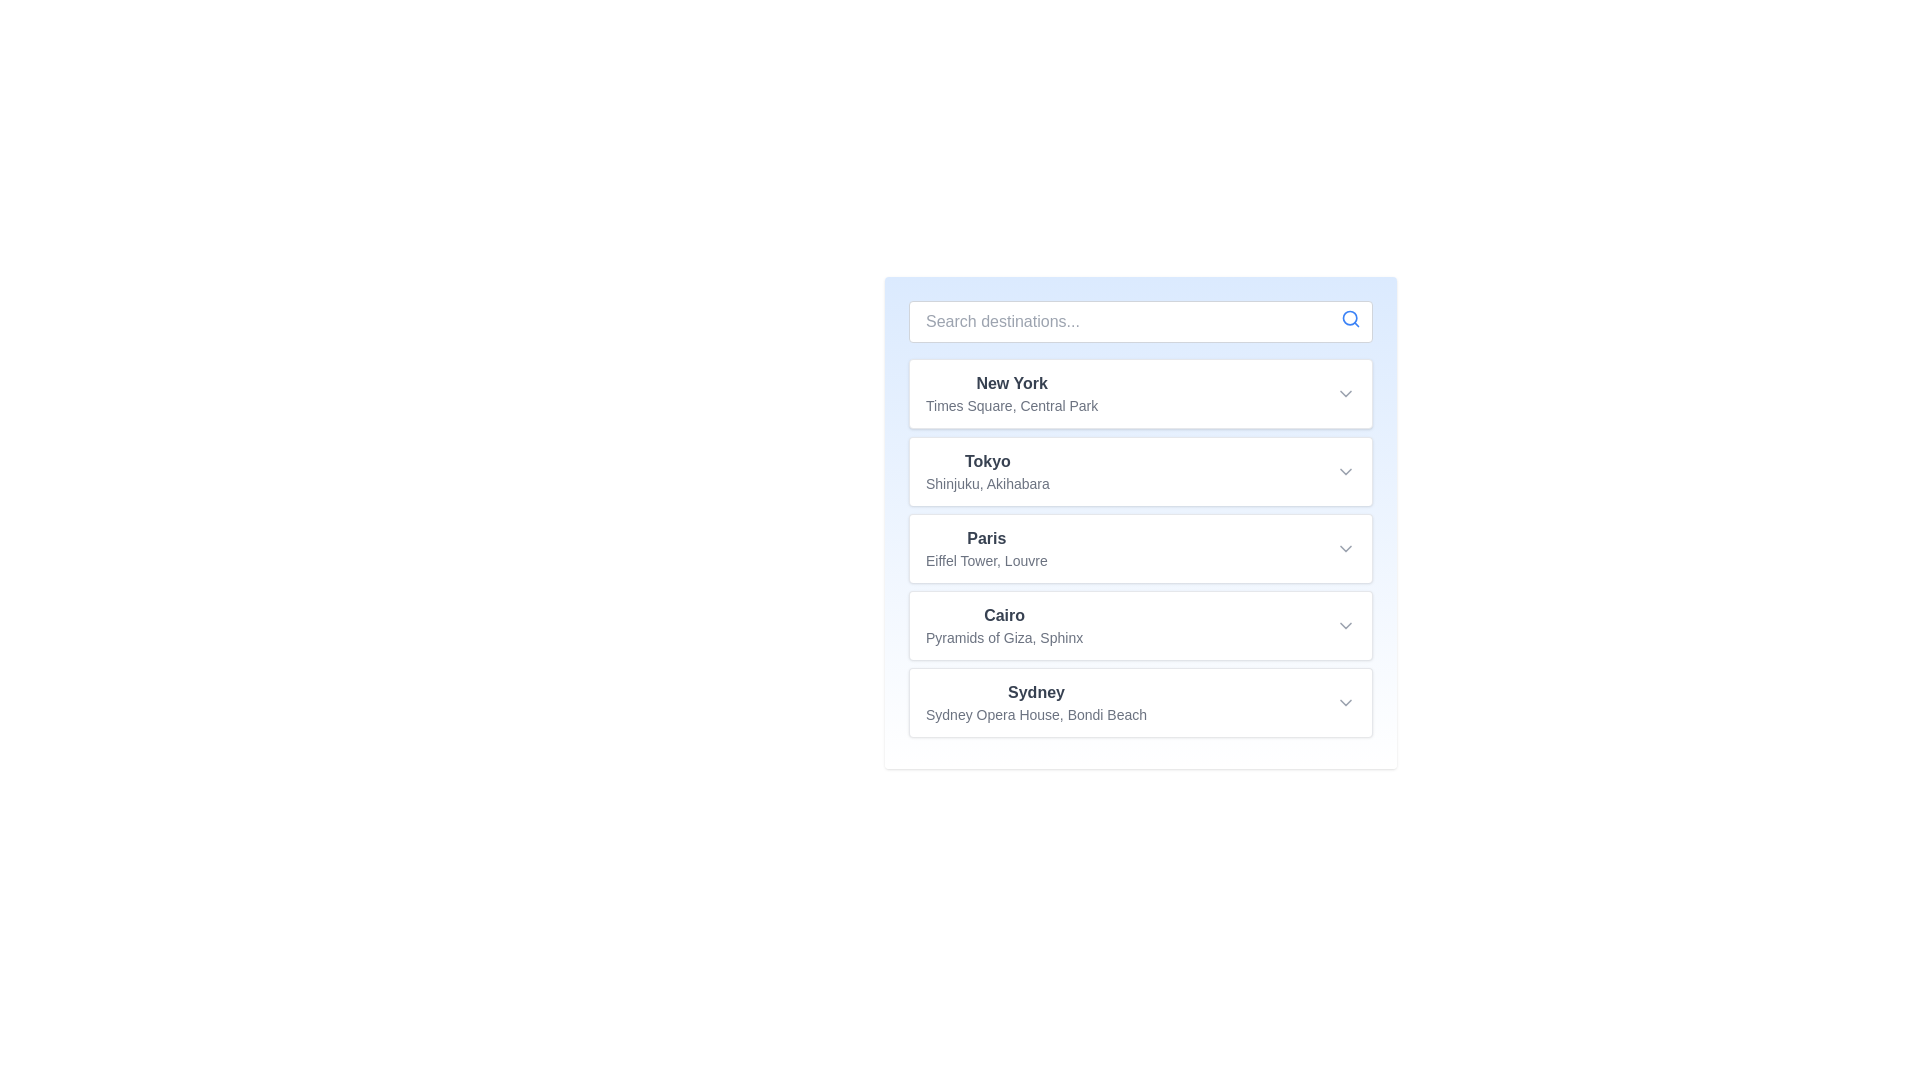  What do you see at coordinates (1004, 637) in the screenshot?
I see `the text label that provides additional descriptive information about the 'Cairo' list entry, located below the title 'Cairo.'` at bounding box center [1004, 637].